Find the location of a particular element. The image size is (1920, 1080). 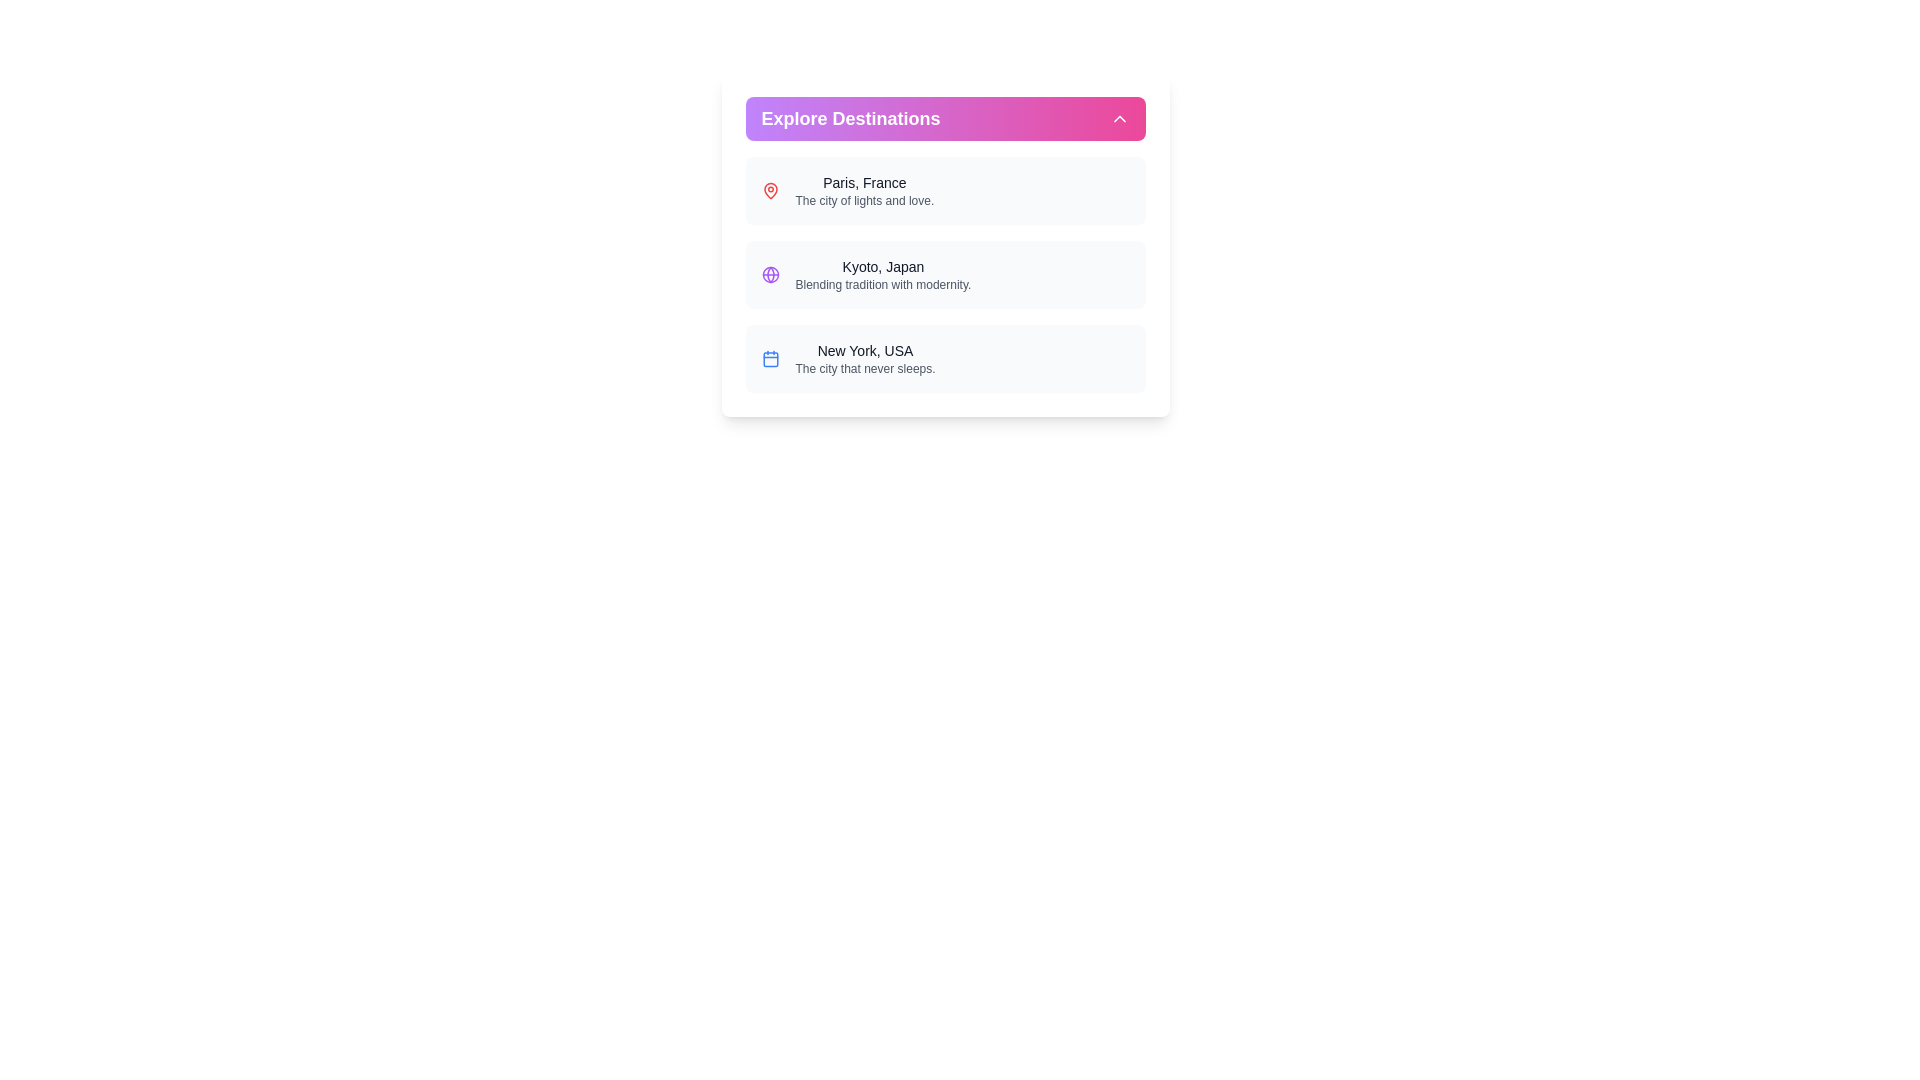

the calendar icon located to the left of the 'New York, USA' entry is located at coordinates (769, 357).